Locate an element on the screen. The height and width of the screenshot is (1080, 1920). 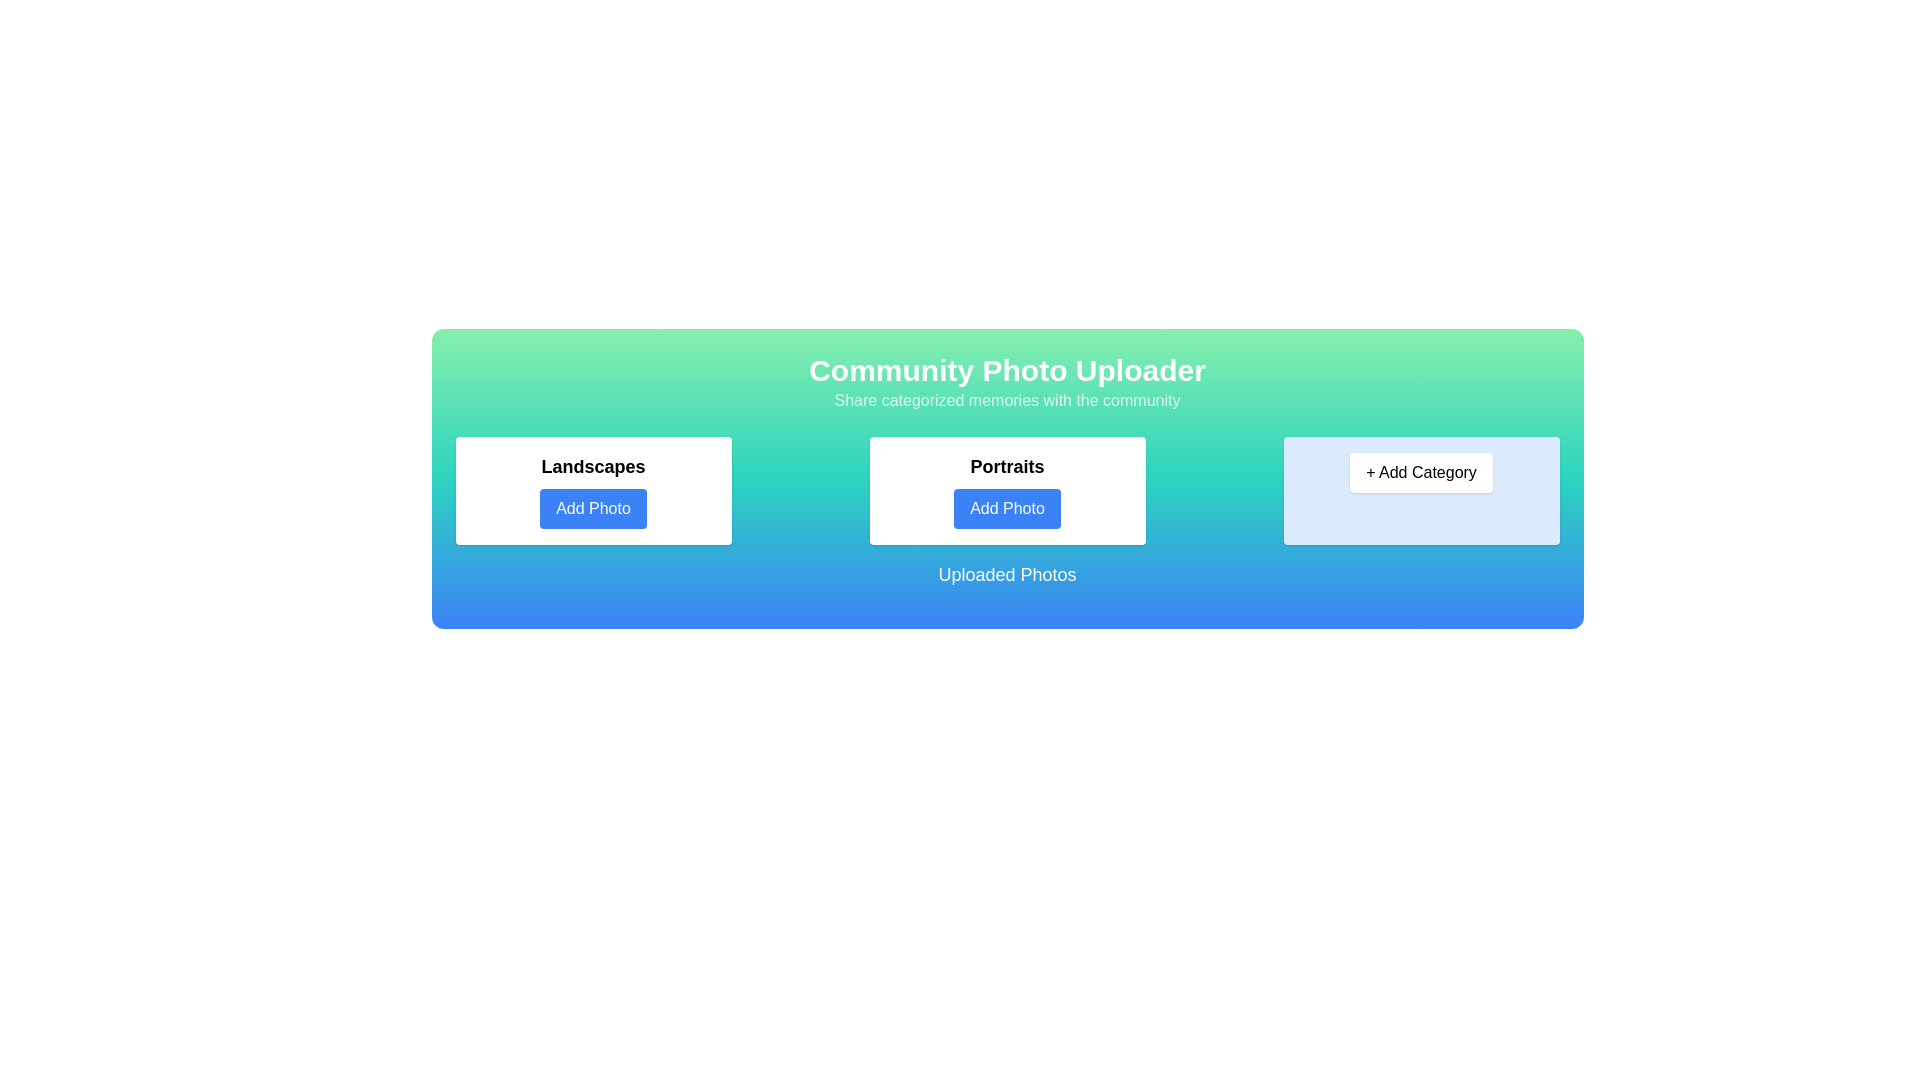
the text label that serves as the title for the section displaying uploaded photos, located centrally below the categories 'Landscapes,' 'Portraits,' and '+ Add Category.' is located at coordinates (1007, 582).